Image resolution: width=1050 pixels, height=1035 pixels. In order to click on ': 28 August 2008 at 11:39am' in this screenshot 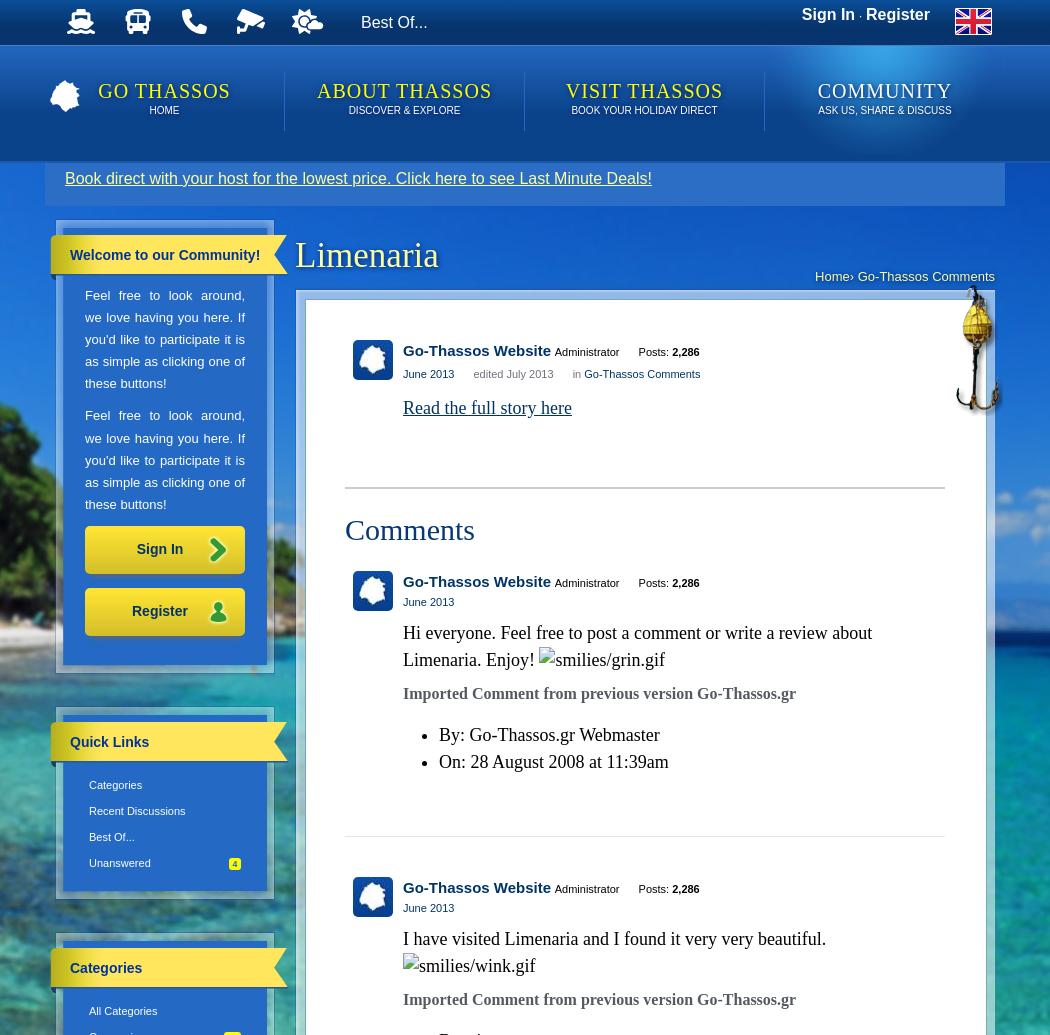, I will do `click(563, 760)`.